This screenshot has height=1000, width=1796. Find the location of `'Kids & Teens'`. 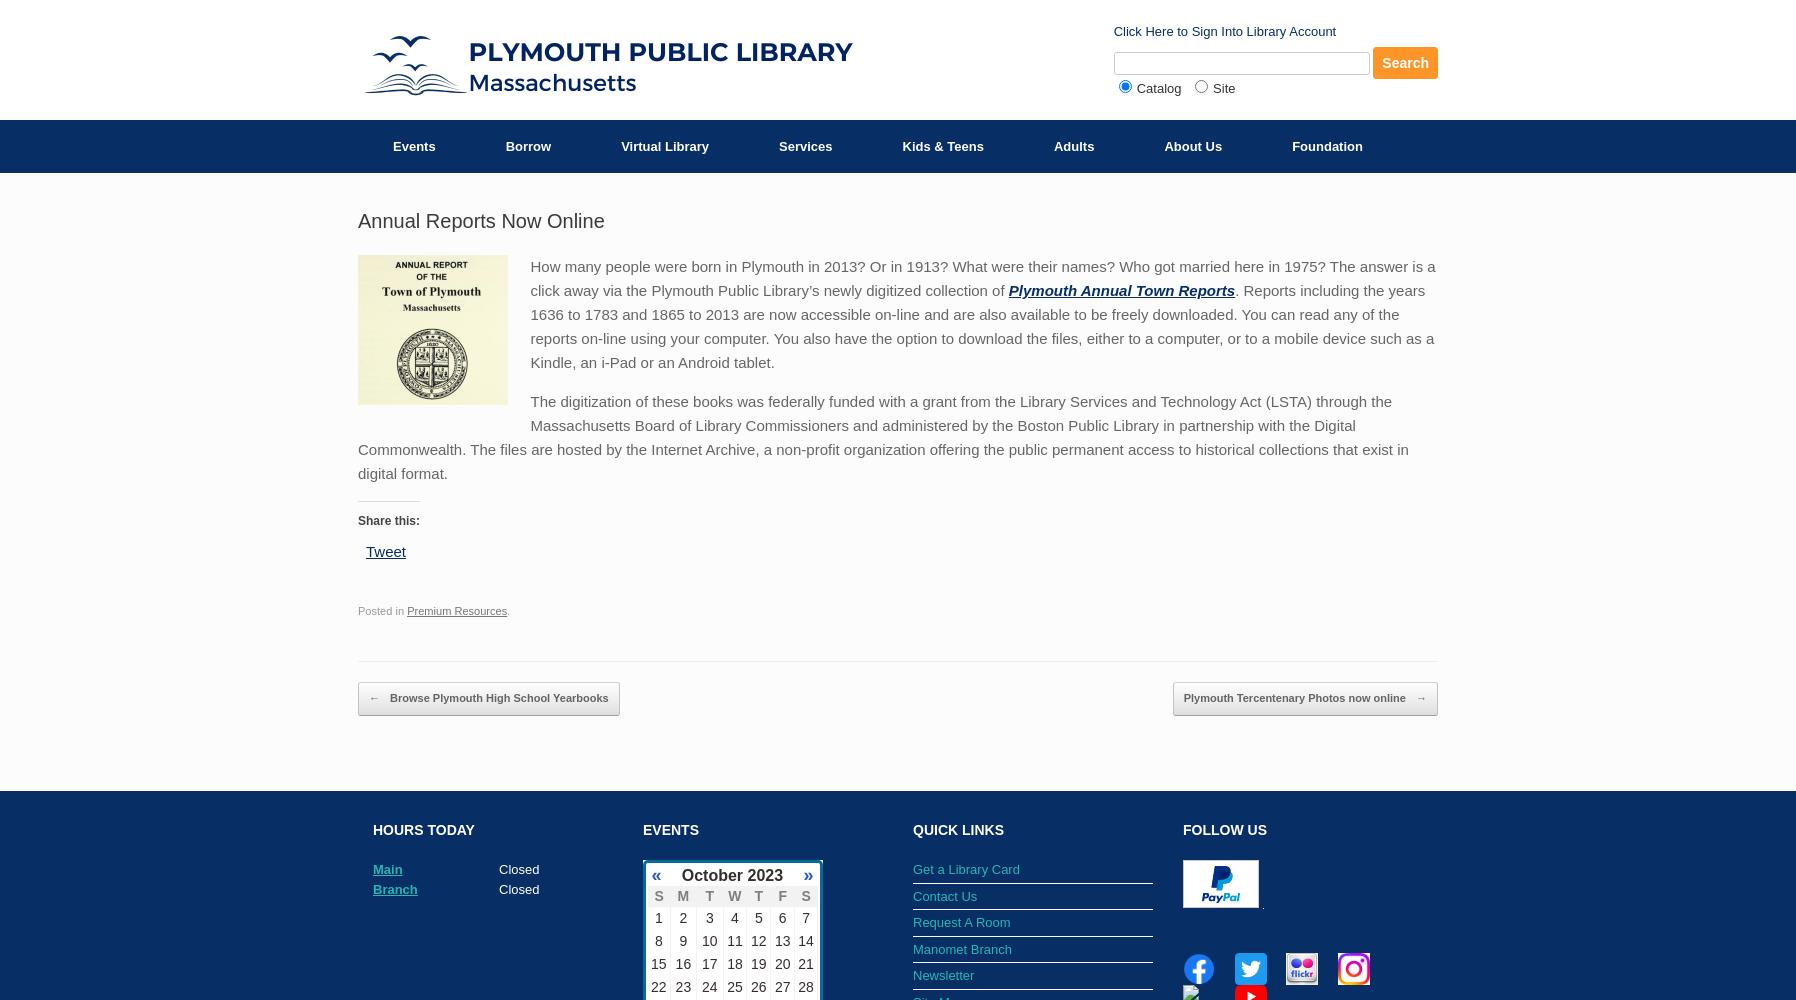

'Kids & Teens' is located at coordinates (941, 146).